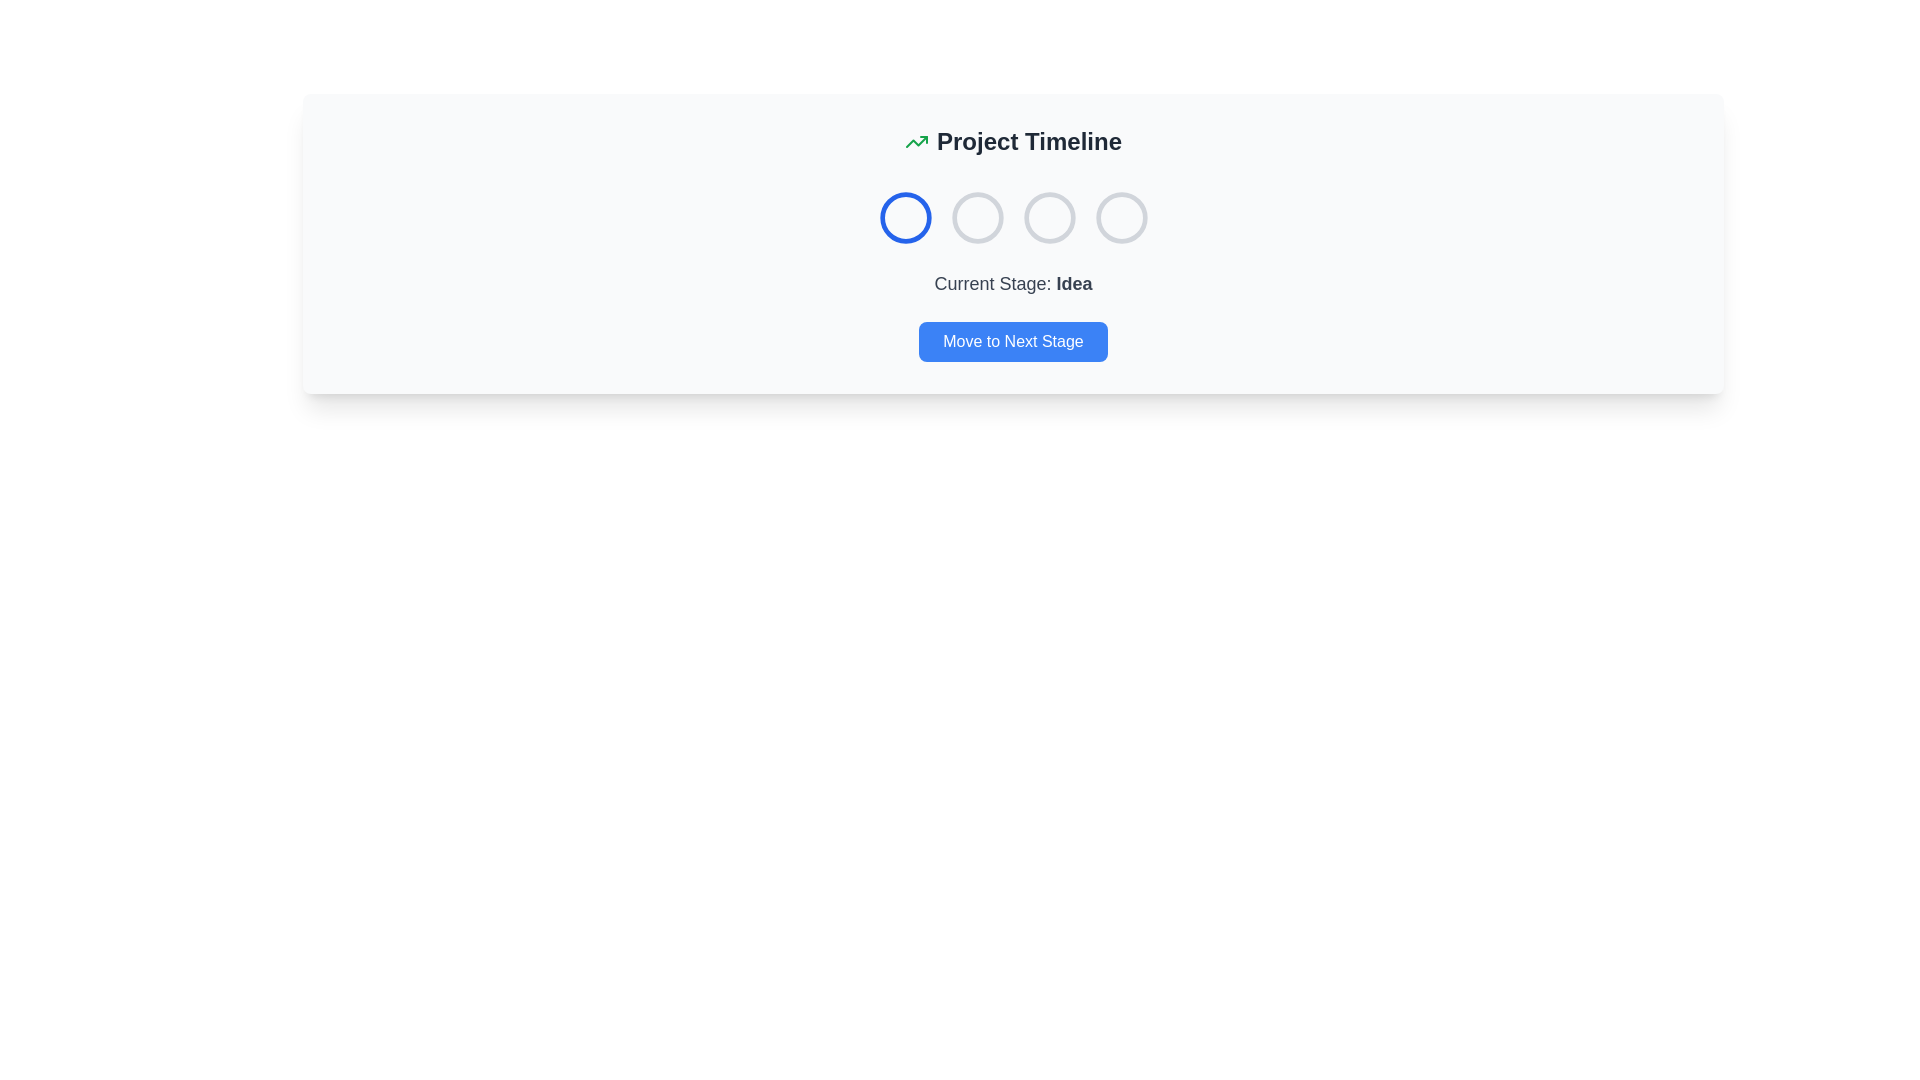  Describe the element at coordinates (977, 218) in the screenshot. I see `the second circular progress indicator in the project timeline, which is centrally located beneath the 'Project Timeline' title and next to the 'Current Stage: Idea' label` at that location.